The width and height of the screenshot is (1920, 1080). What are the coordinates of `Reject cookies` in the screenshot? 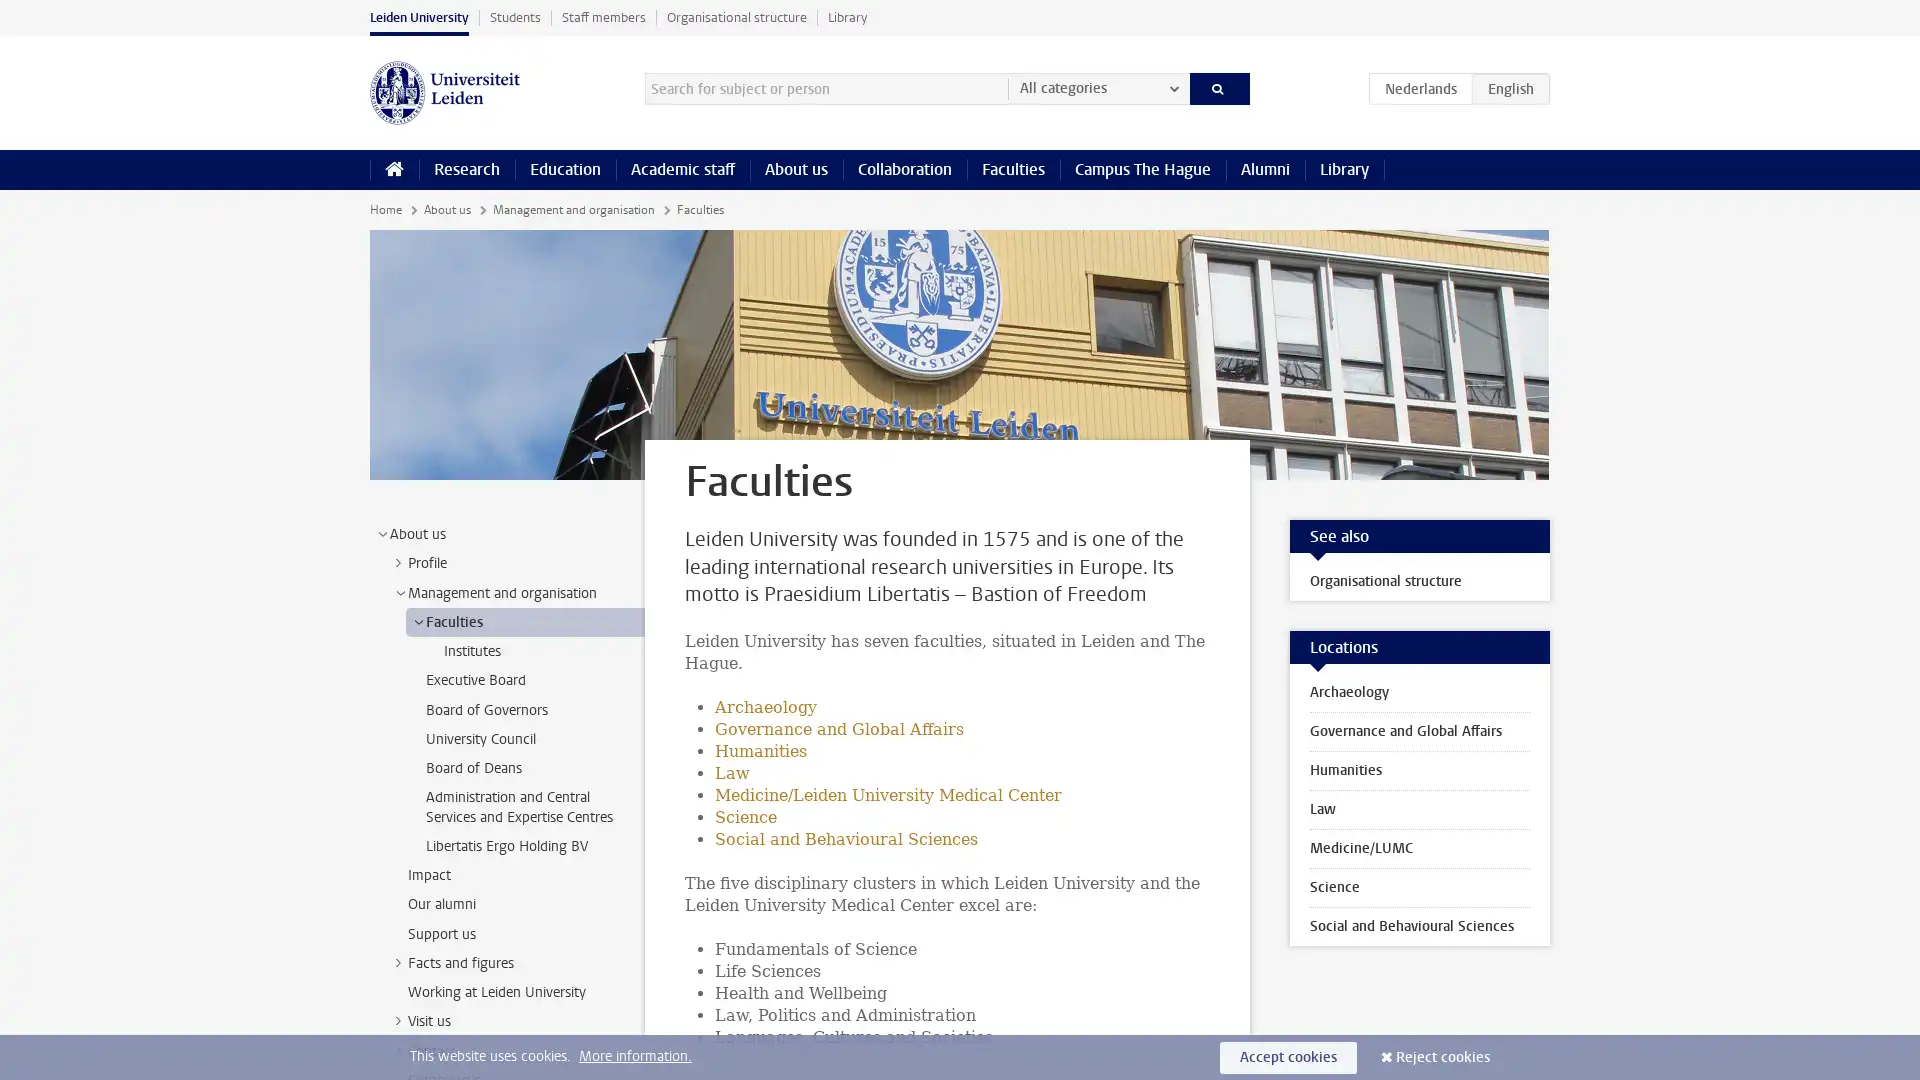 It's located at (1443, 1056).